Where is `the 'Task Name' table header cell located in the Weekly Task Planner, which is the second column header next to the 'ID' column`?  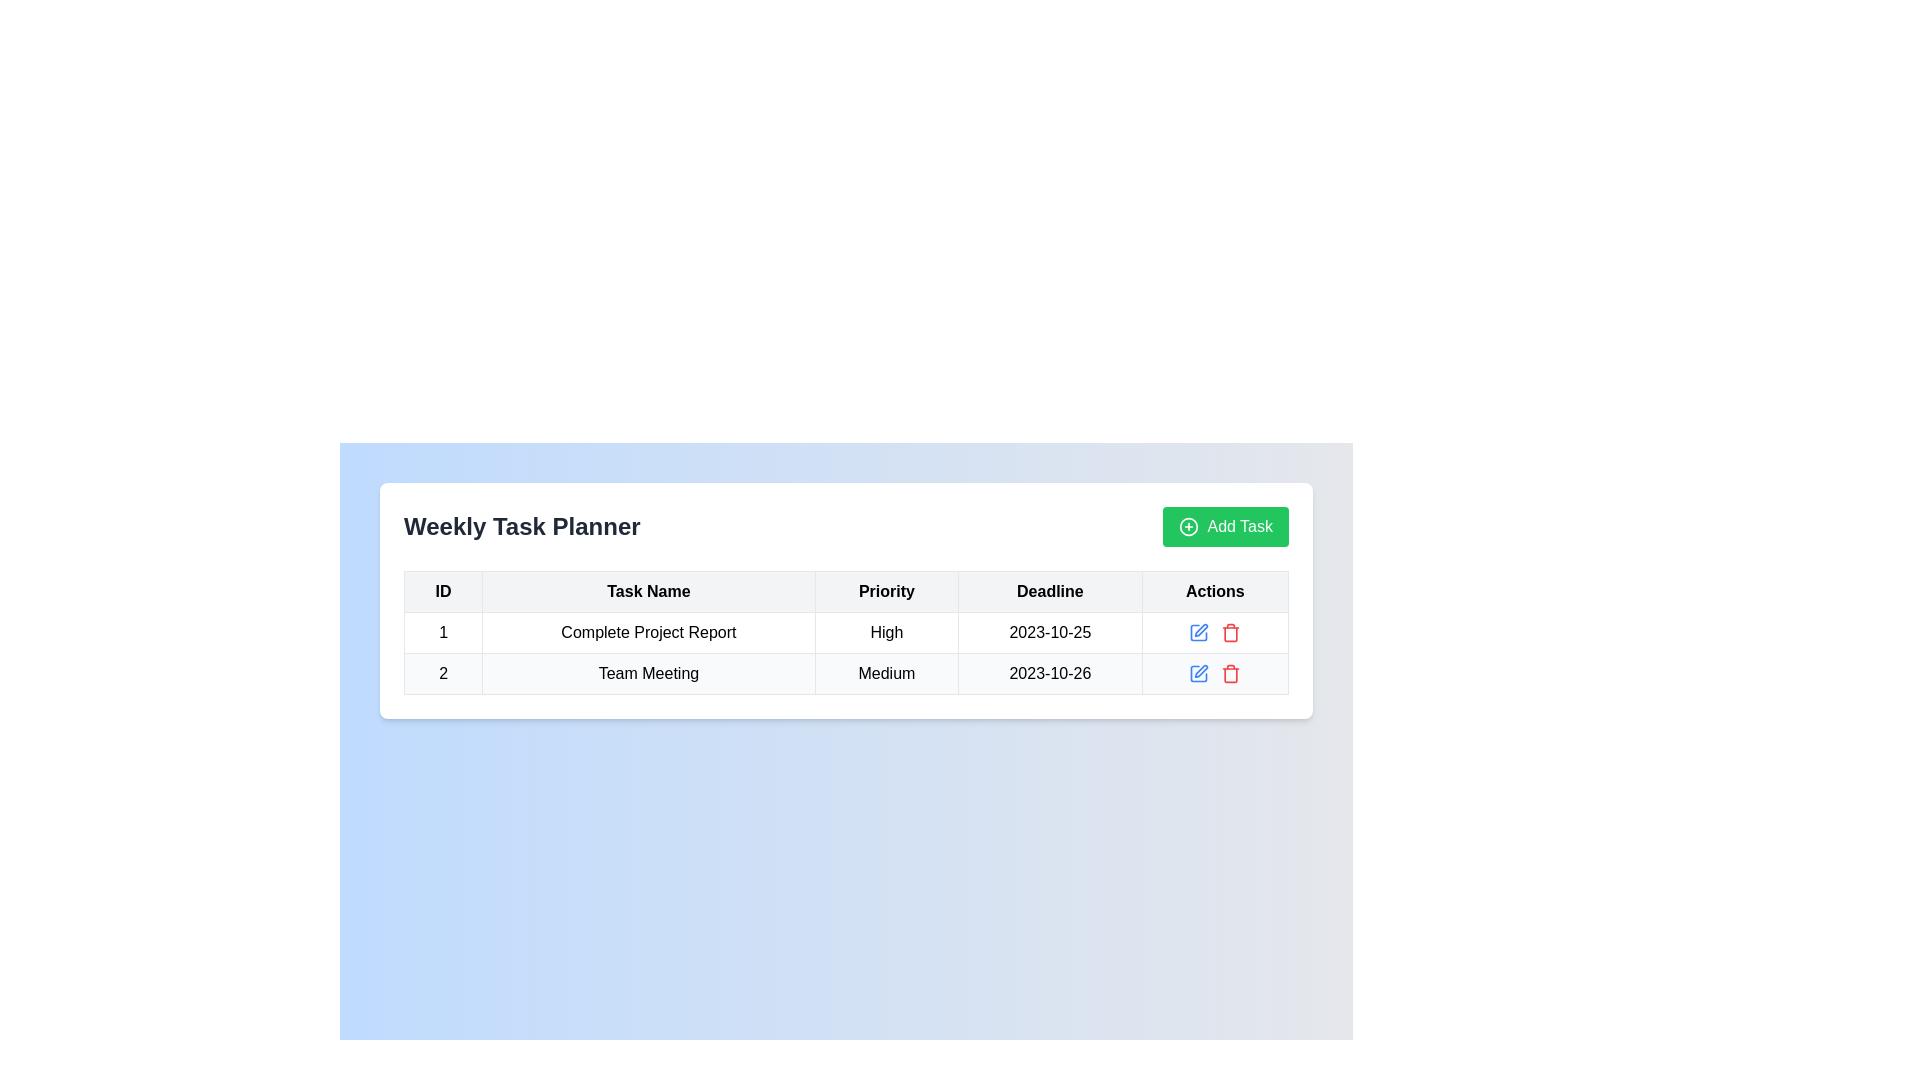
the 'Task Name' table header cell located in the Weekly Task Planner, which is the second column header next to the 'ID' column is located at coordinates (648, 590).